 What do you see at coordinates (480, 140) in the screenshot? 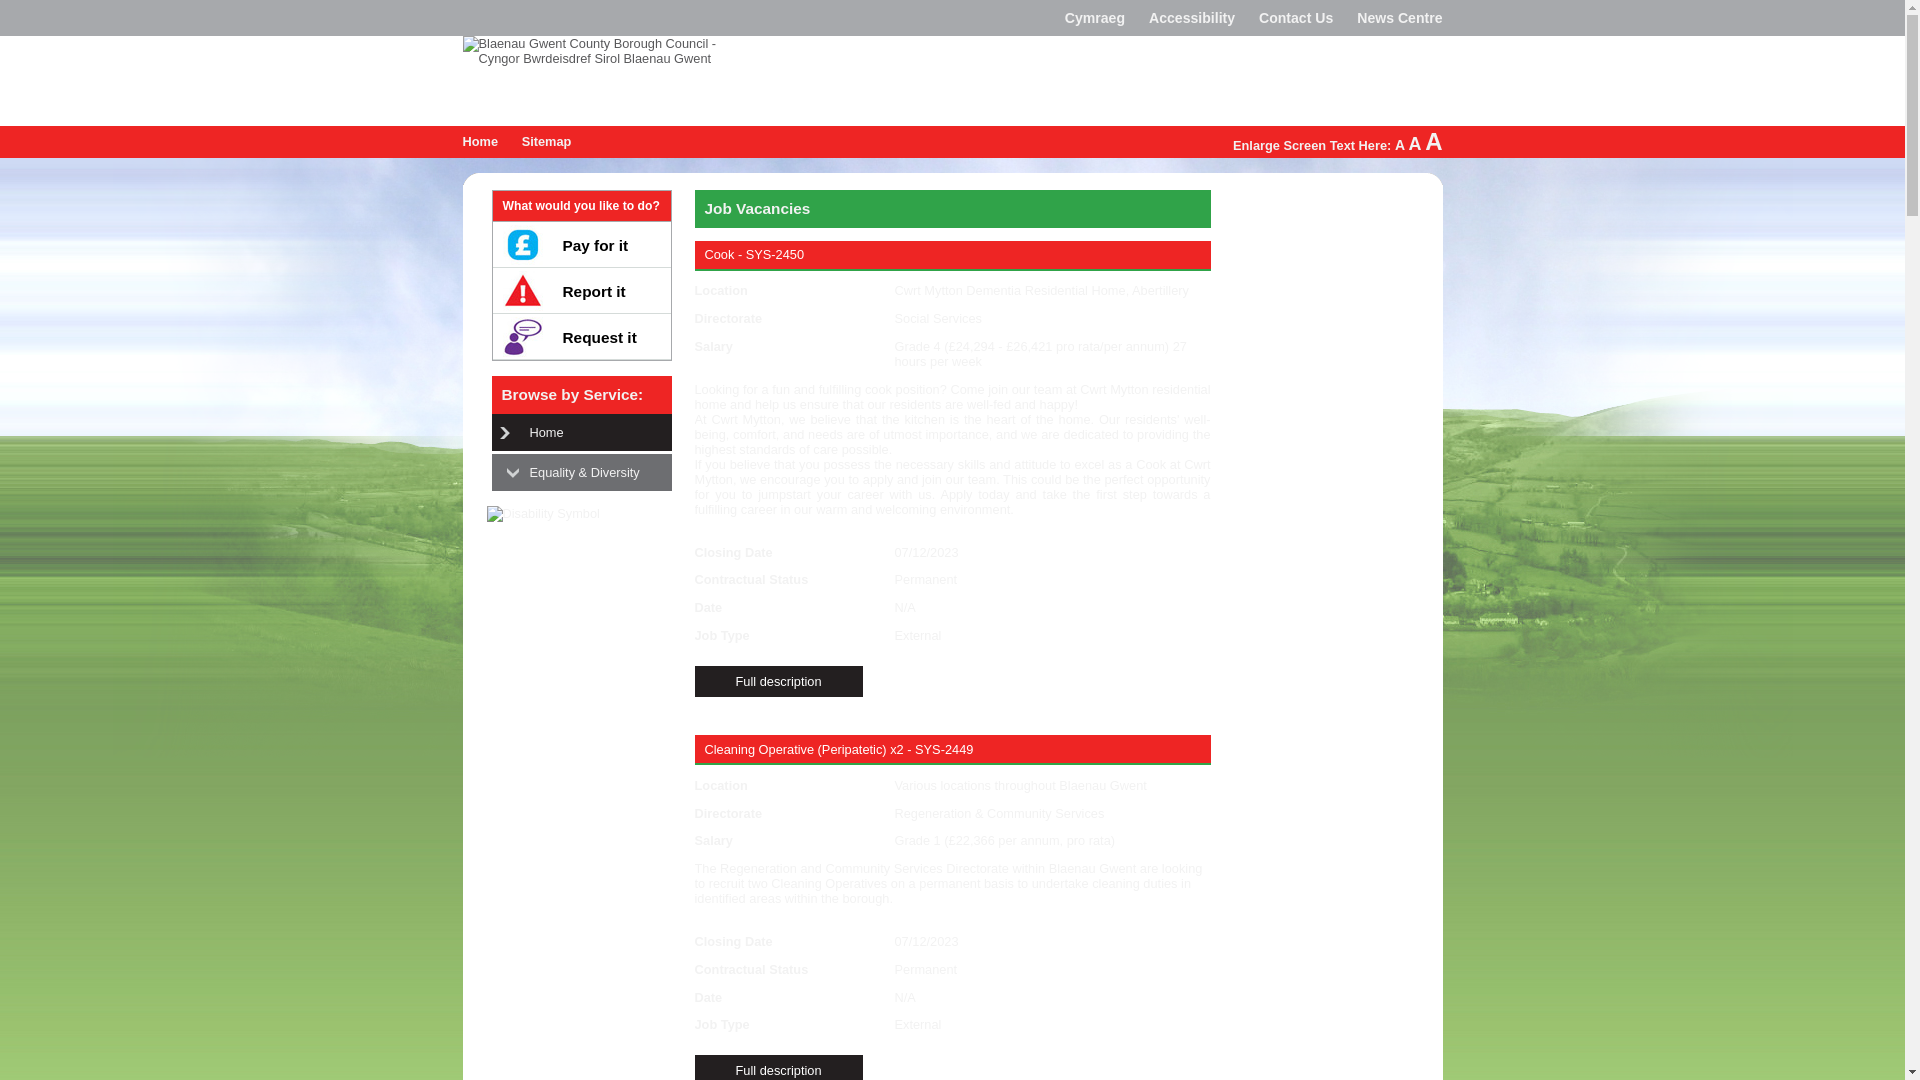
I see `'Home'` at bounding box center [480, 140].